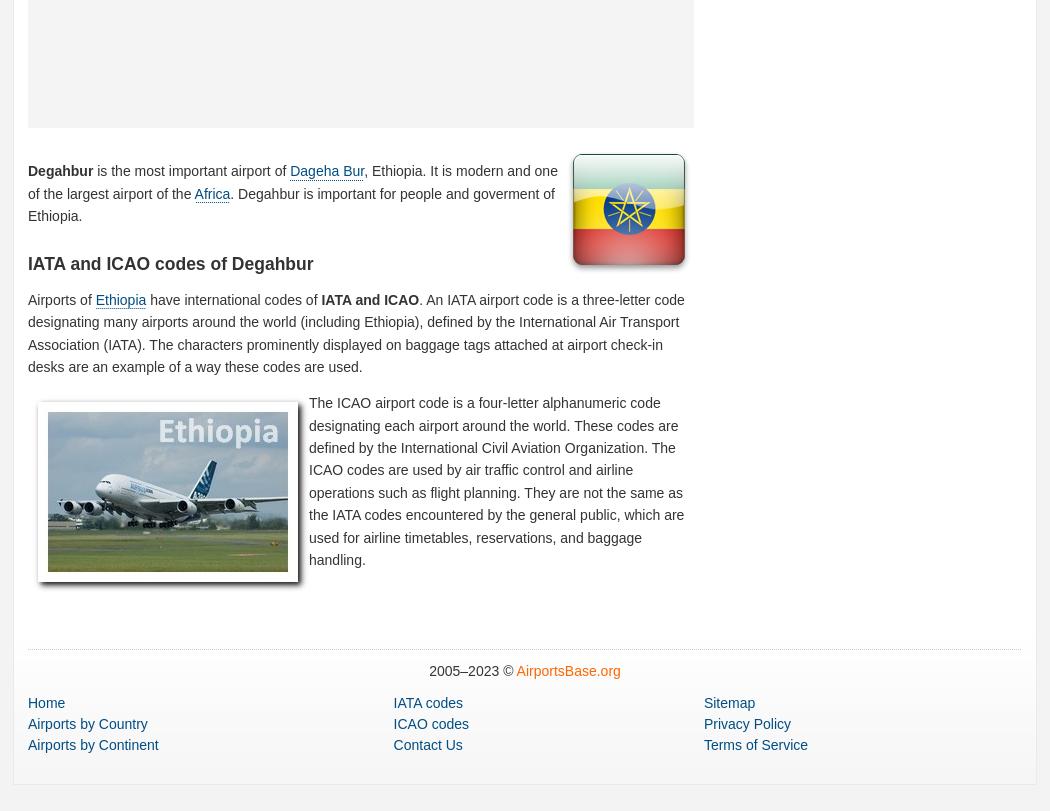 The image size is (1050, 811). Describe the element at coordinates (28, 171) in the screenshot. I see `'Degahbur'` at that location.